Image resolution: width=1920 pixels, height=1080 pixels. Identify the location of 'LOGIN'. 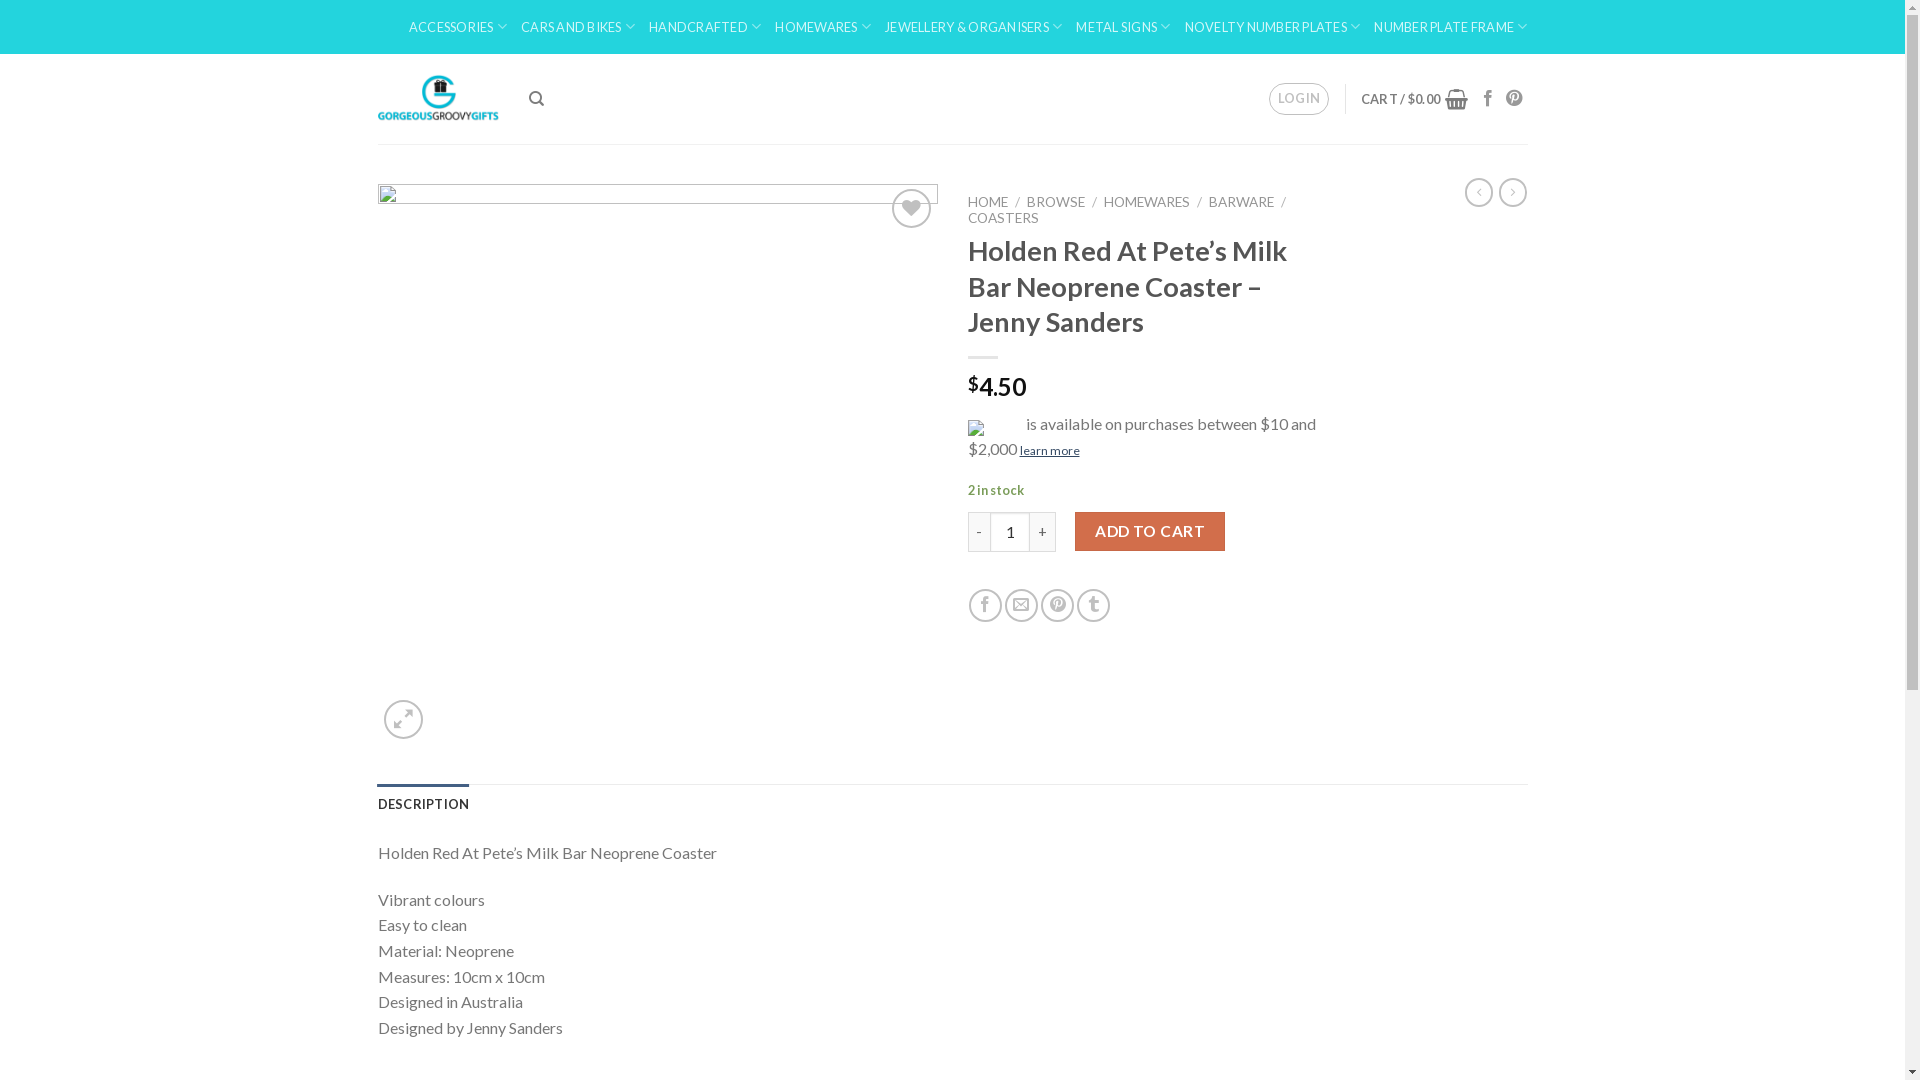
(1298, 99).